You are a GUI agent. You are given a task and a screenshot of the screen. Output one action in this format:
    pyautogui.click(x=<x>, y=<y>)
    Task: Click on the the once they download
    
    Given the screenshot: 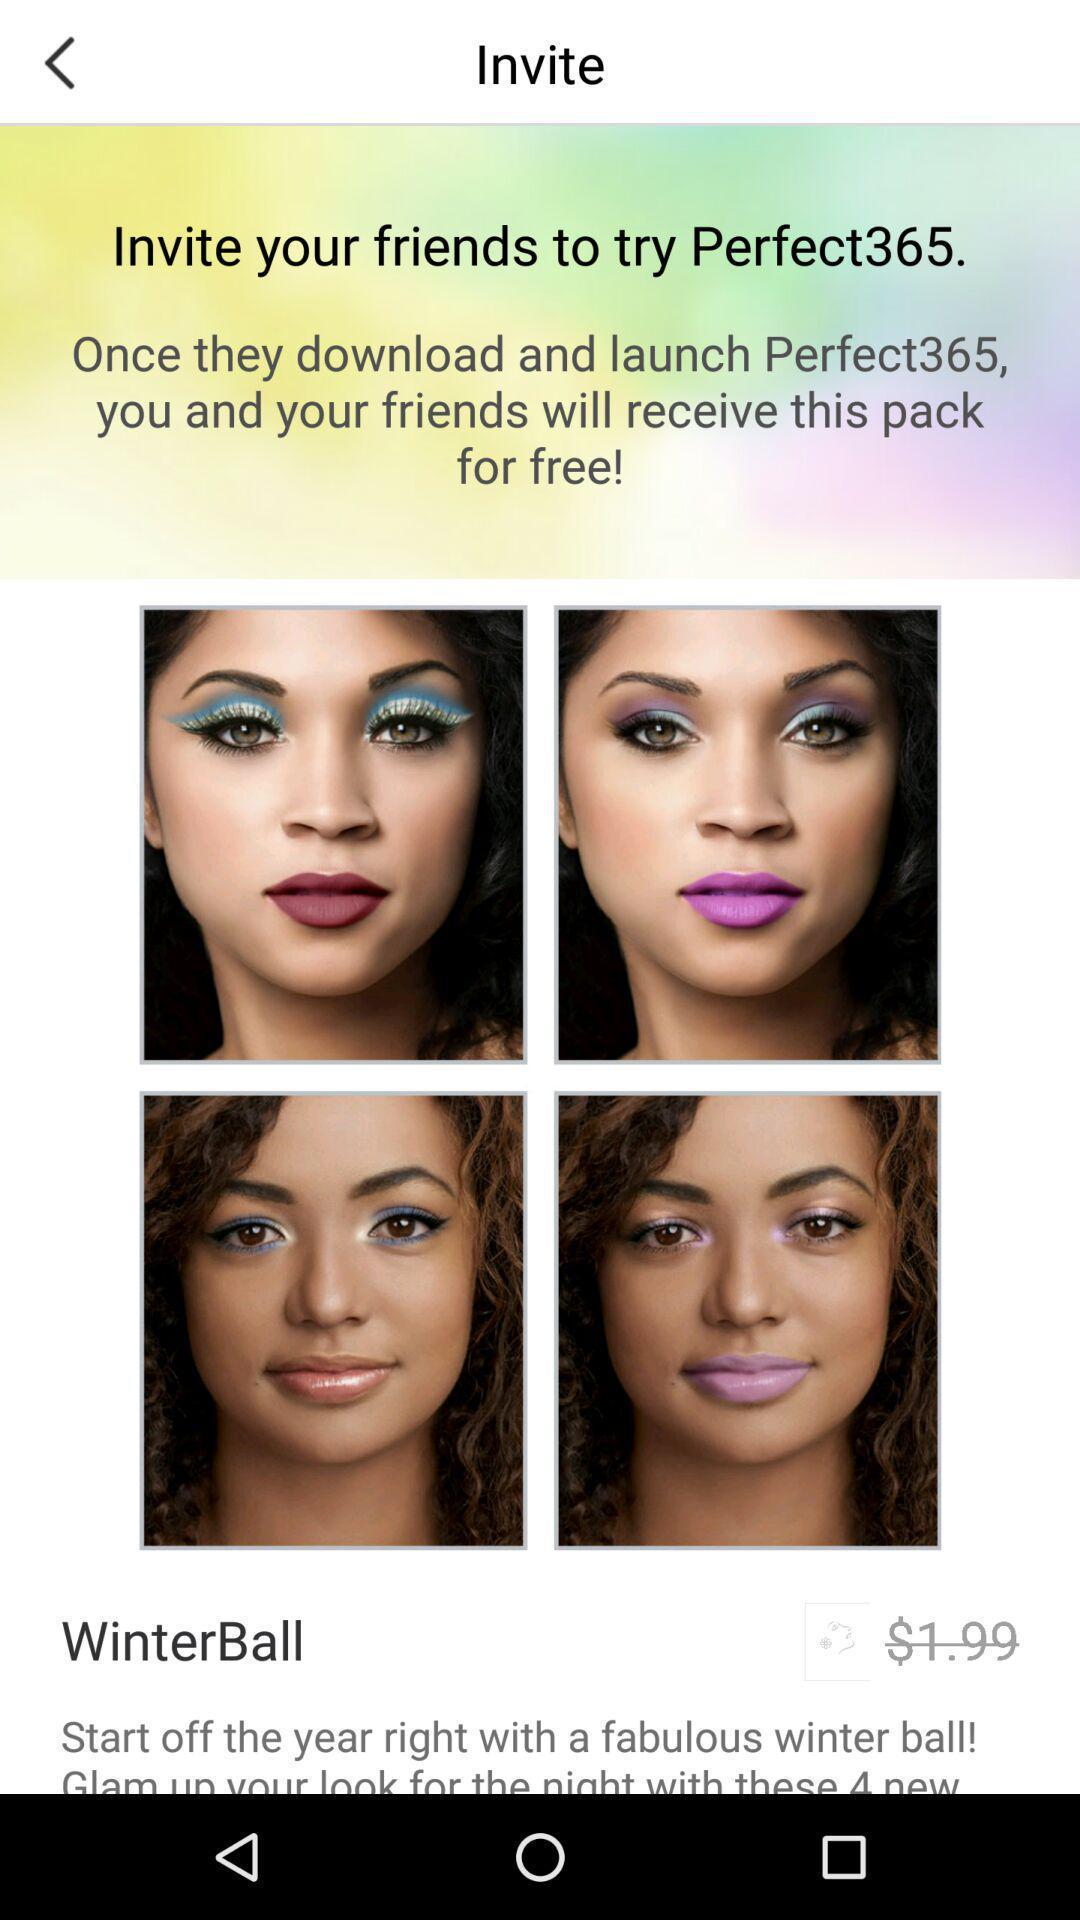 What is the action you would take?
    pyautogui.click(x=540, y=407)
    